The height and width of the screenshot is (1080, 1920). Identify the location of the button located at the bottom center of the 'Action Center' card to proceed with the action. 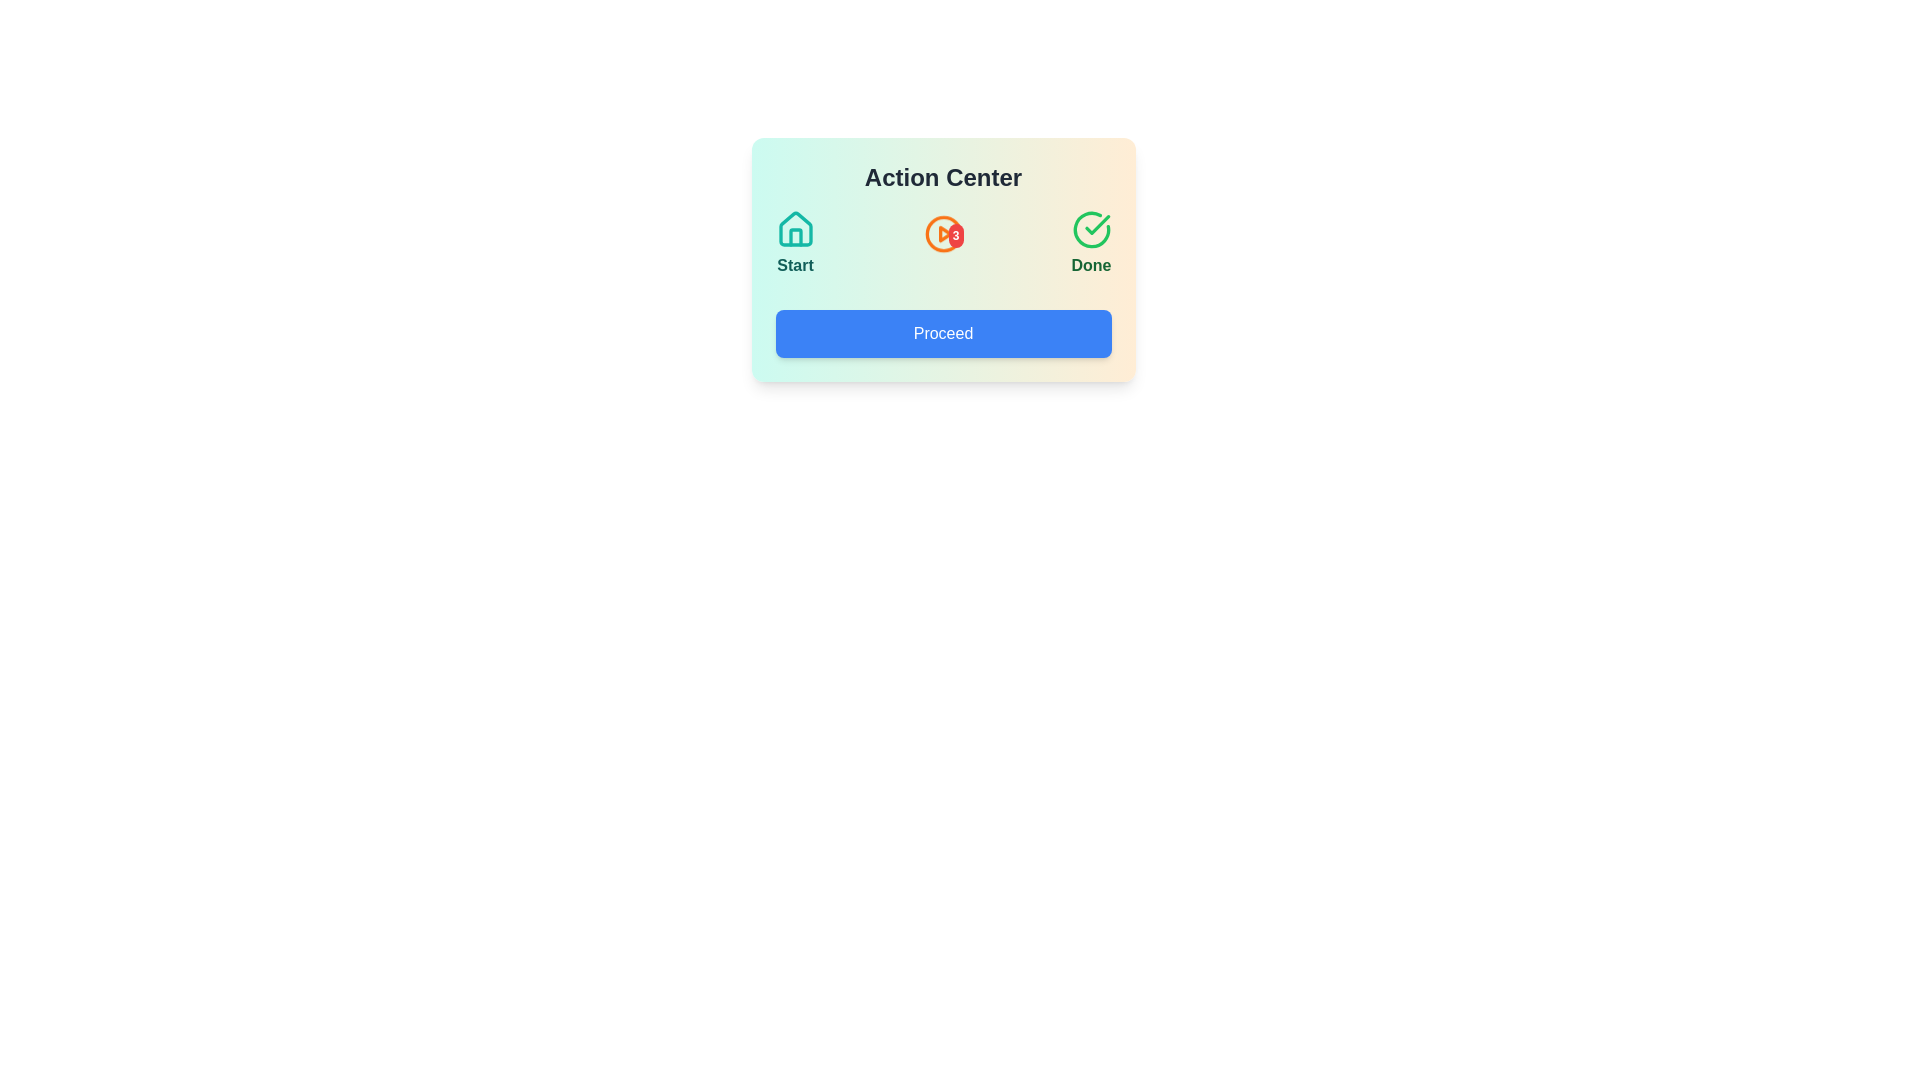
(942, 333).